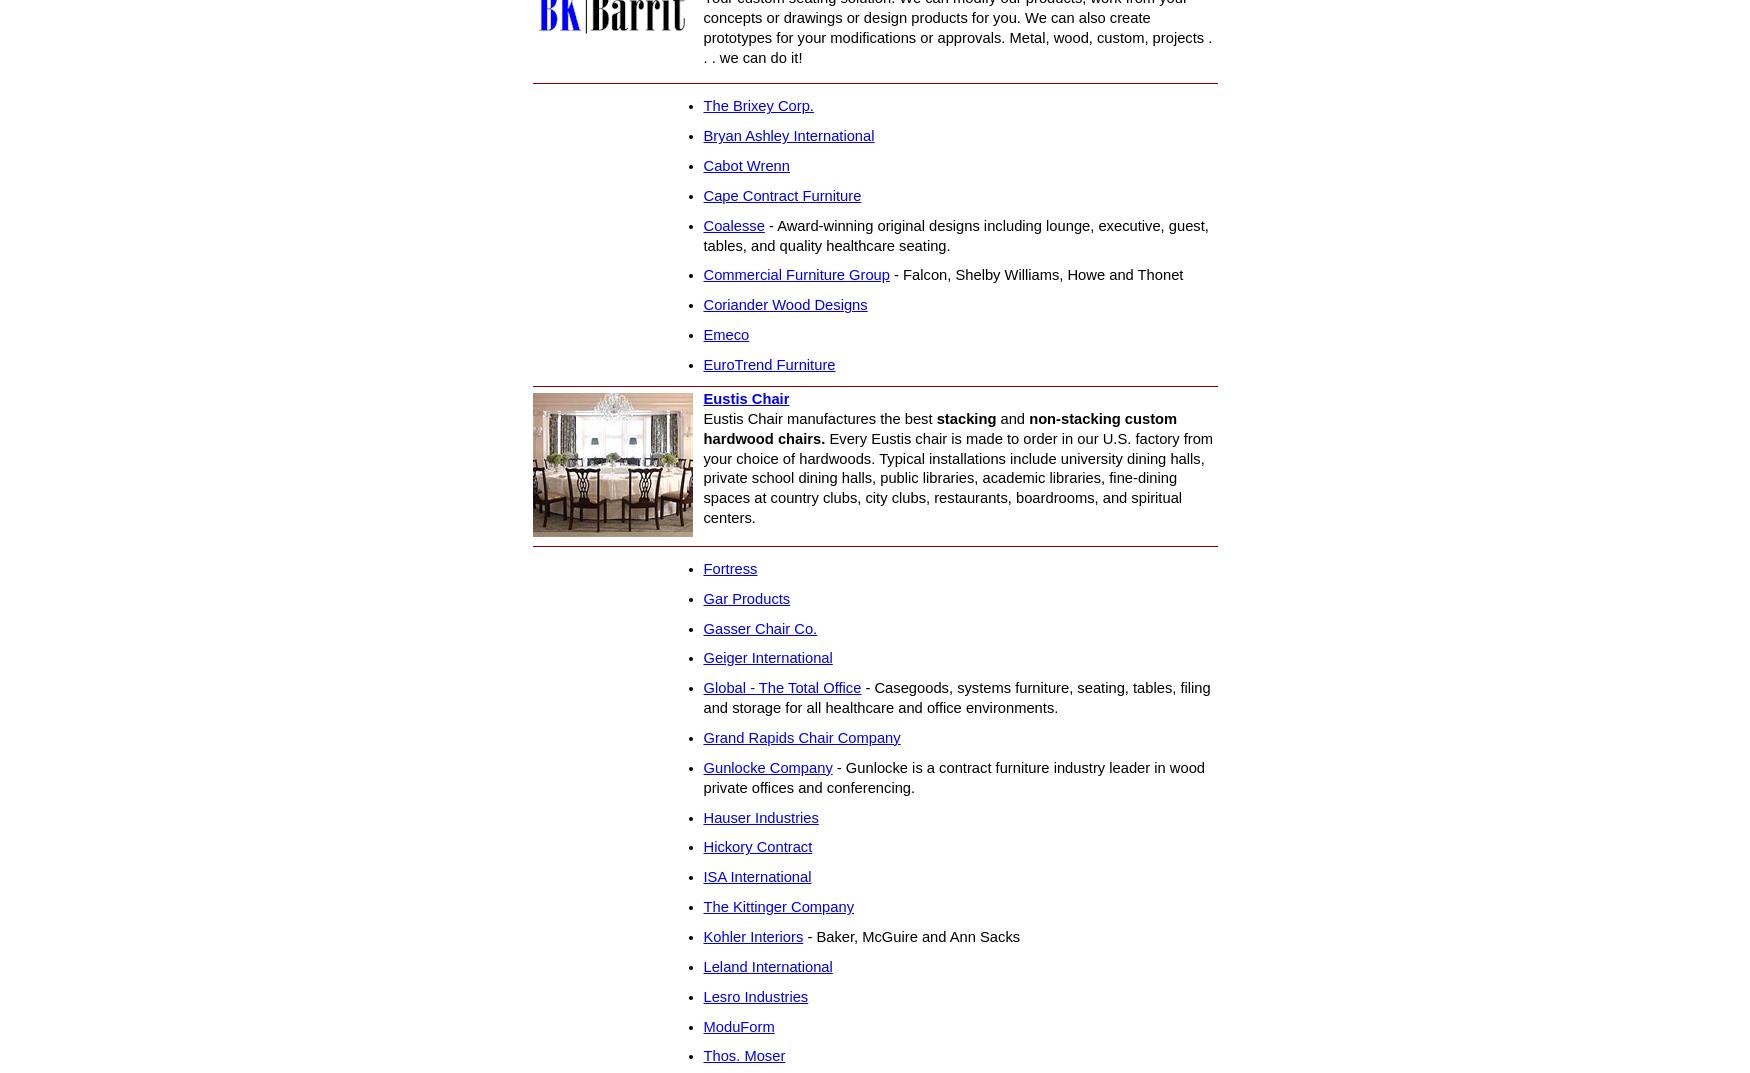 Image resolution: width=1750 pixels, height=1073 pixels. Describe the element at coordinates (702, 846) in the screenshot. I see `'Hickory Contract'` at that location.